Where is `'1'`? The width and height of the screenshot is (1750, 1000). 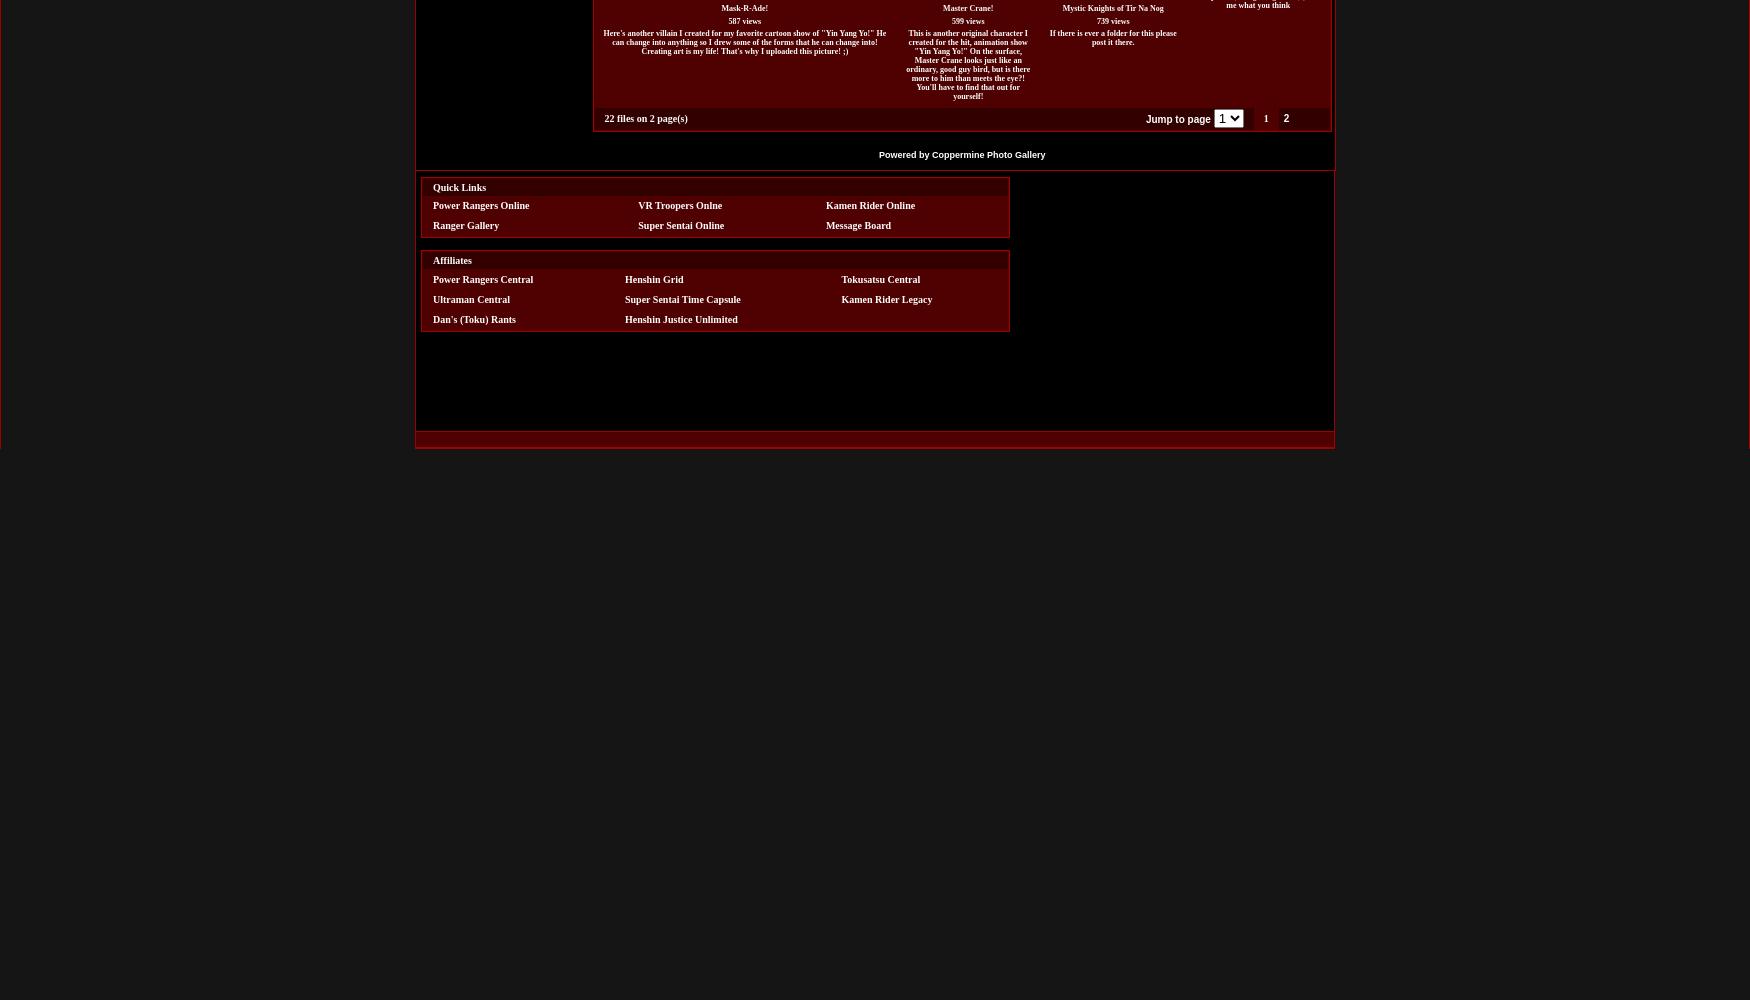
'1' is located at coordinates (1261, 117).